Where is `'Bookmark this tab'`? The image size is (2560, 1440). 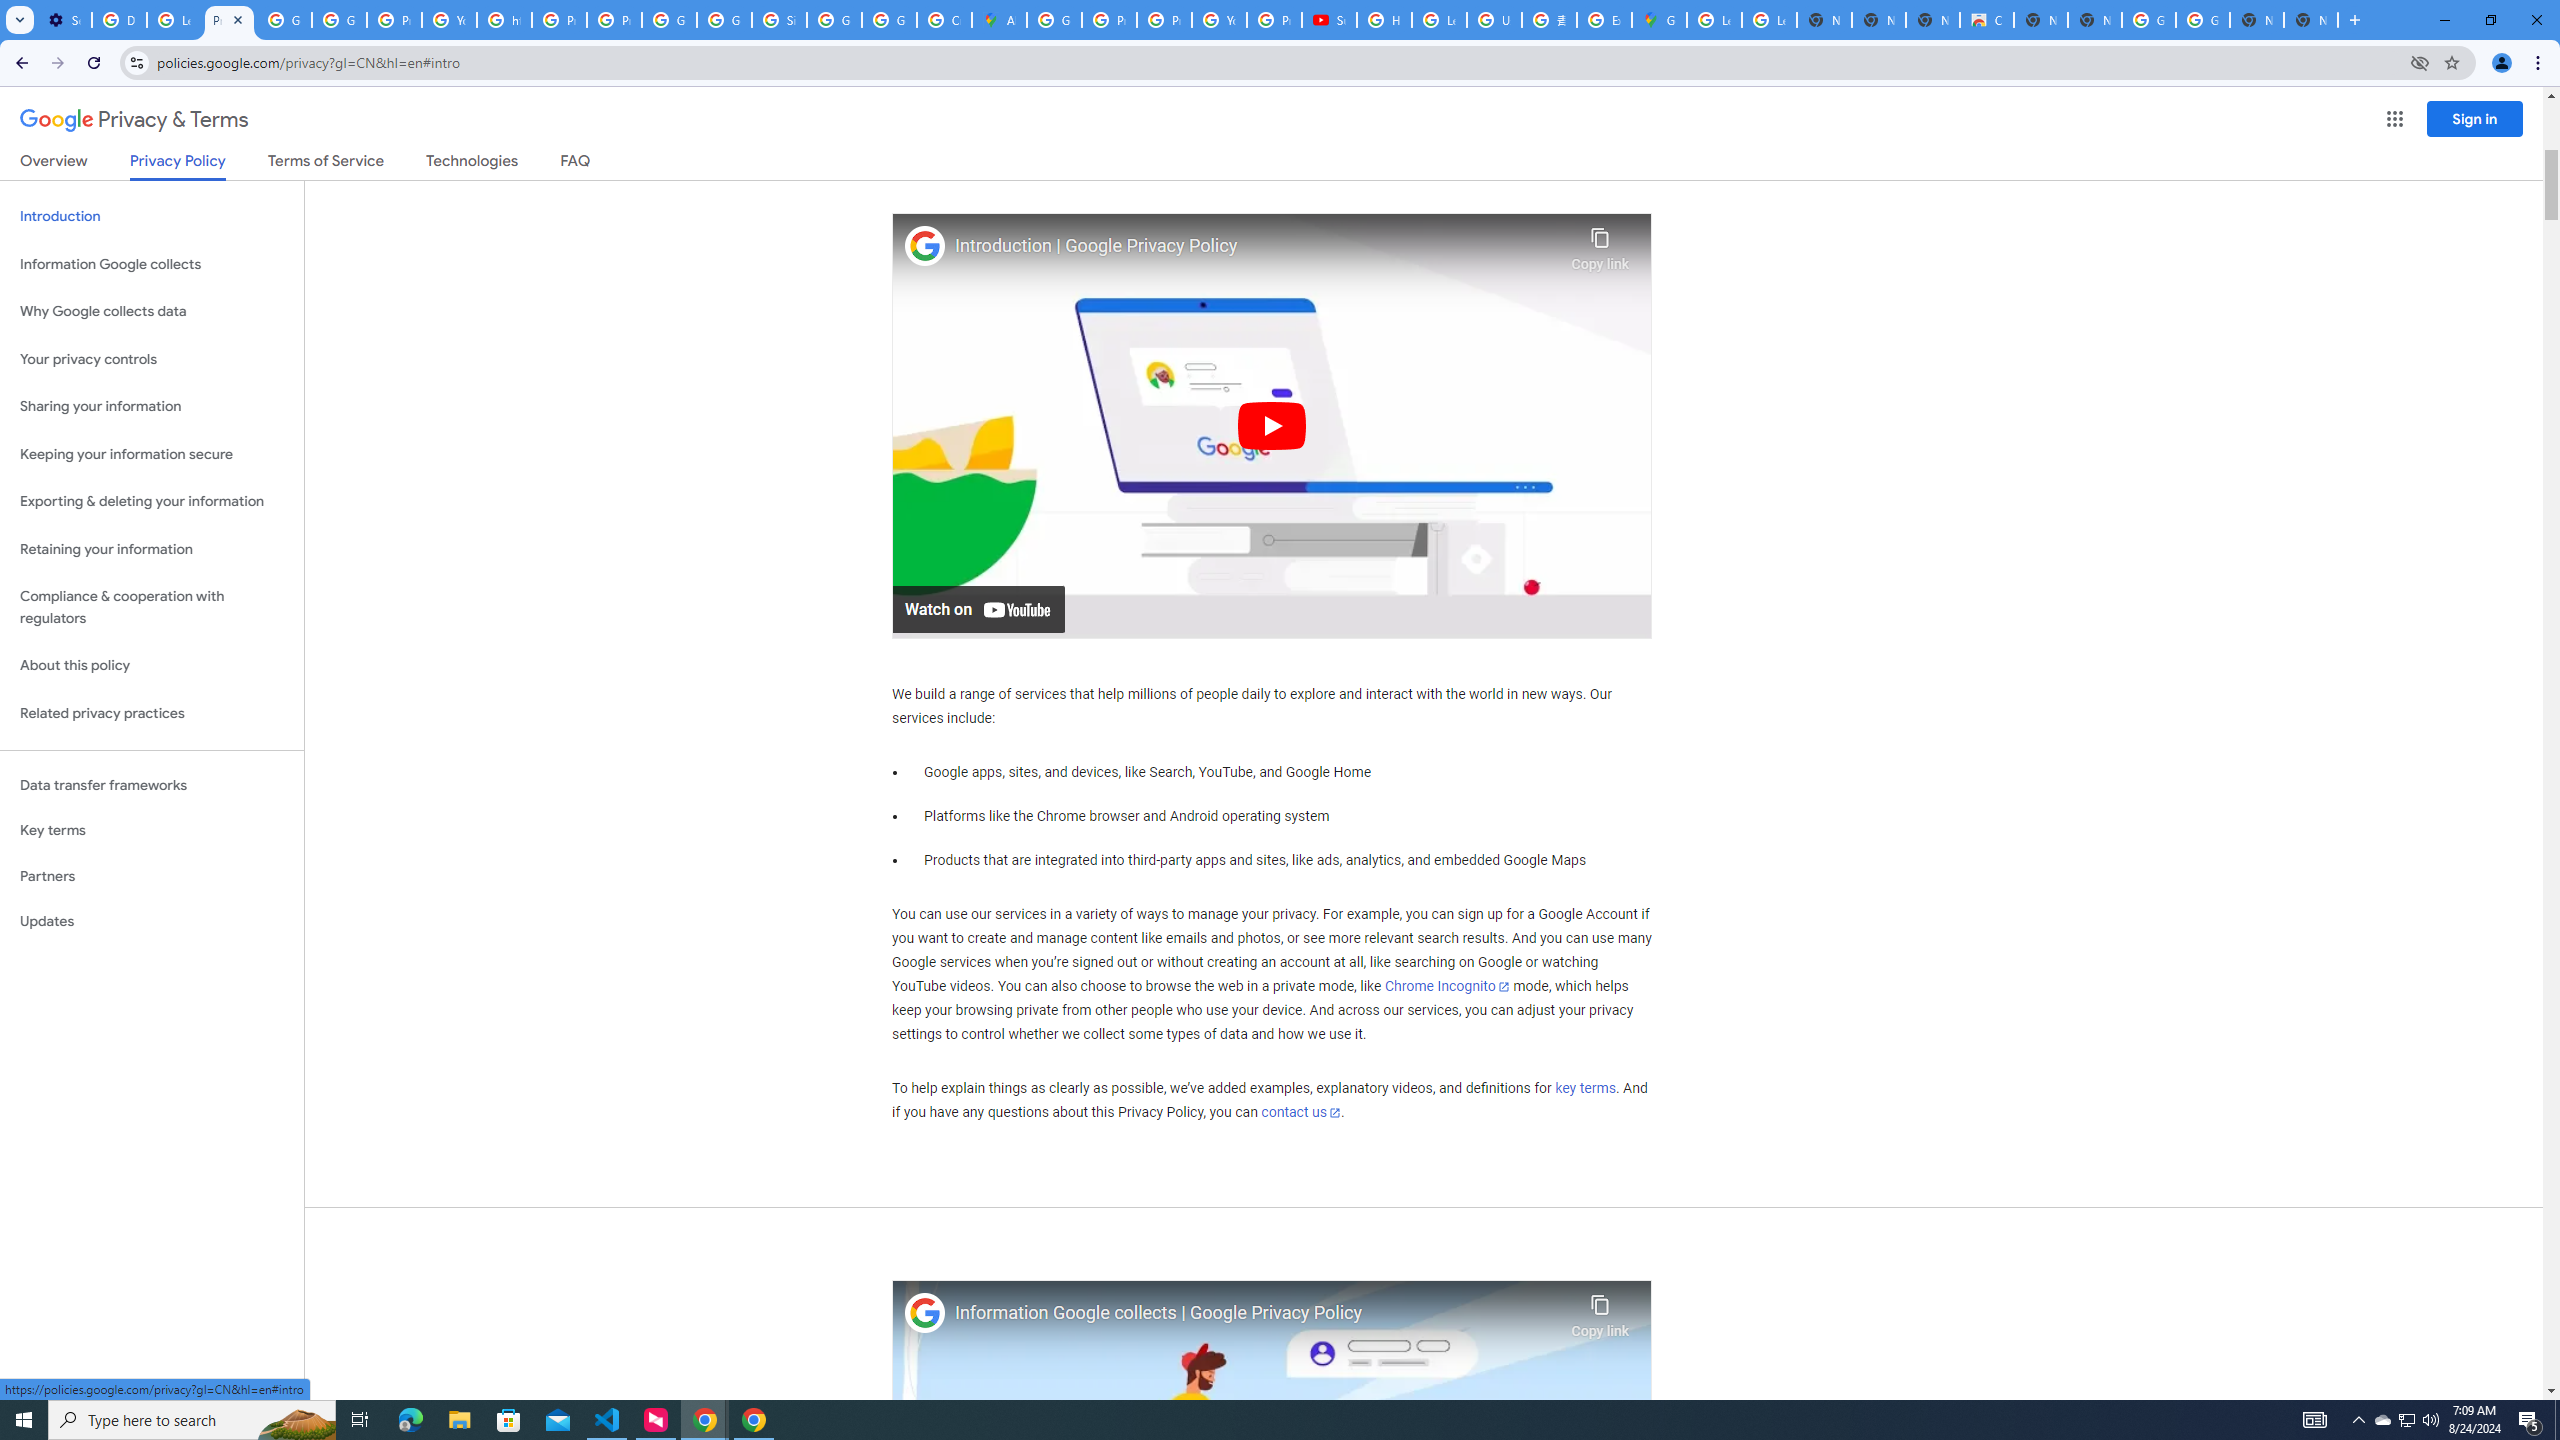 'Bookmark this tab' is located at coordinates (2450, 61).